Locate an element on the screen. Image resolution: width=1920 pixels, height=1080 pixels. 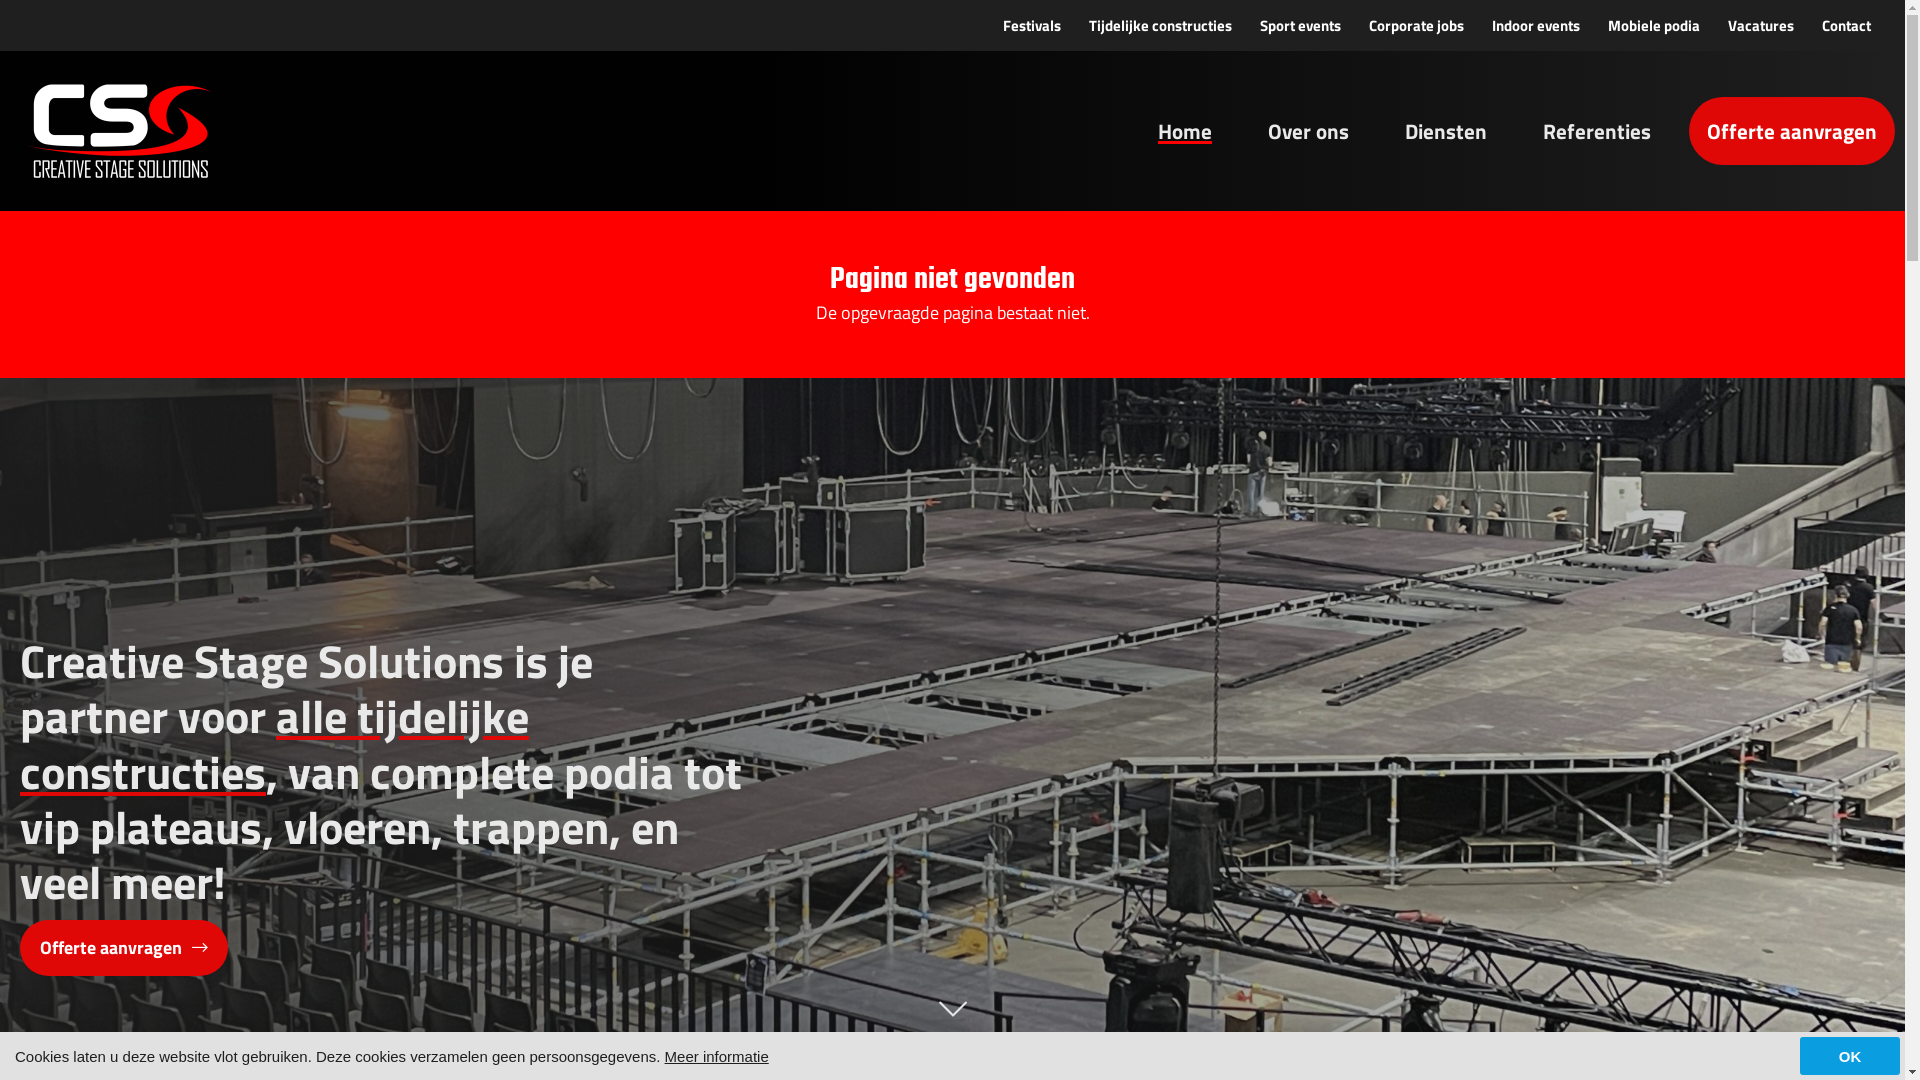
'Corporate jobs' is located at coordinates (1415, 25).